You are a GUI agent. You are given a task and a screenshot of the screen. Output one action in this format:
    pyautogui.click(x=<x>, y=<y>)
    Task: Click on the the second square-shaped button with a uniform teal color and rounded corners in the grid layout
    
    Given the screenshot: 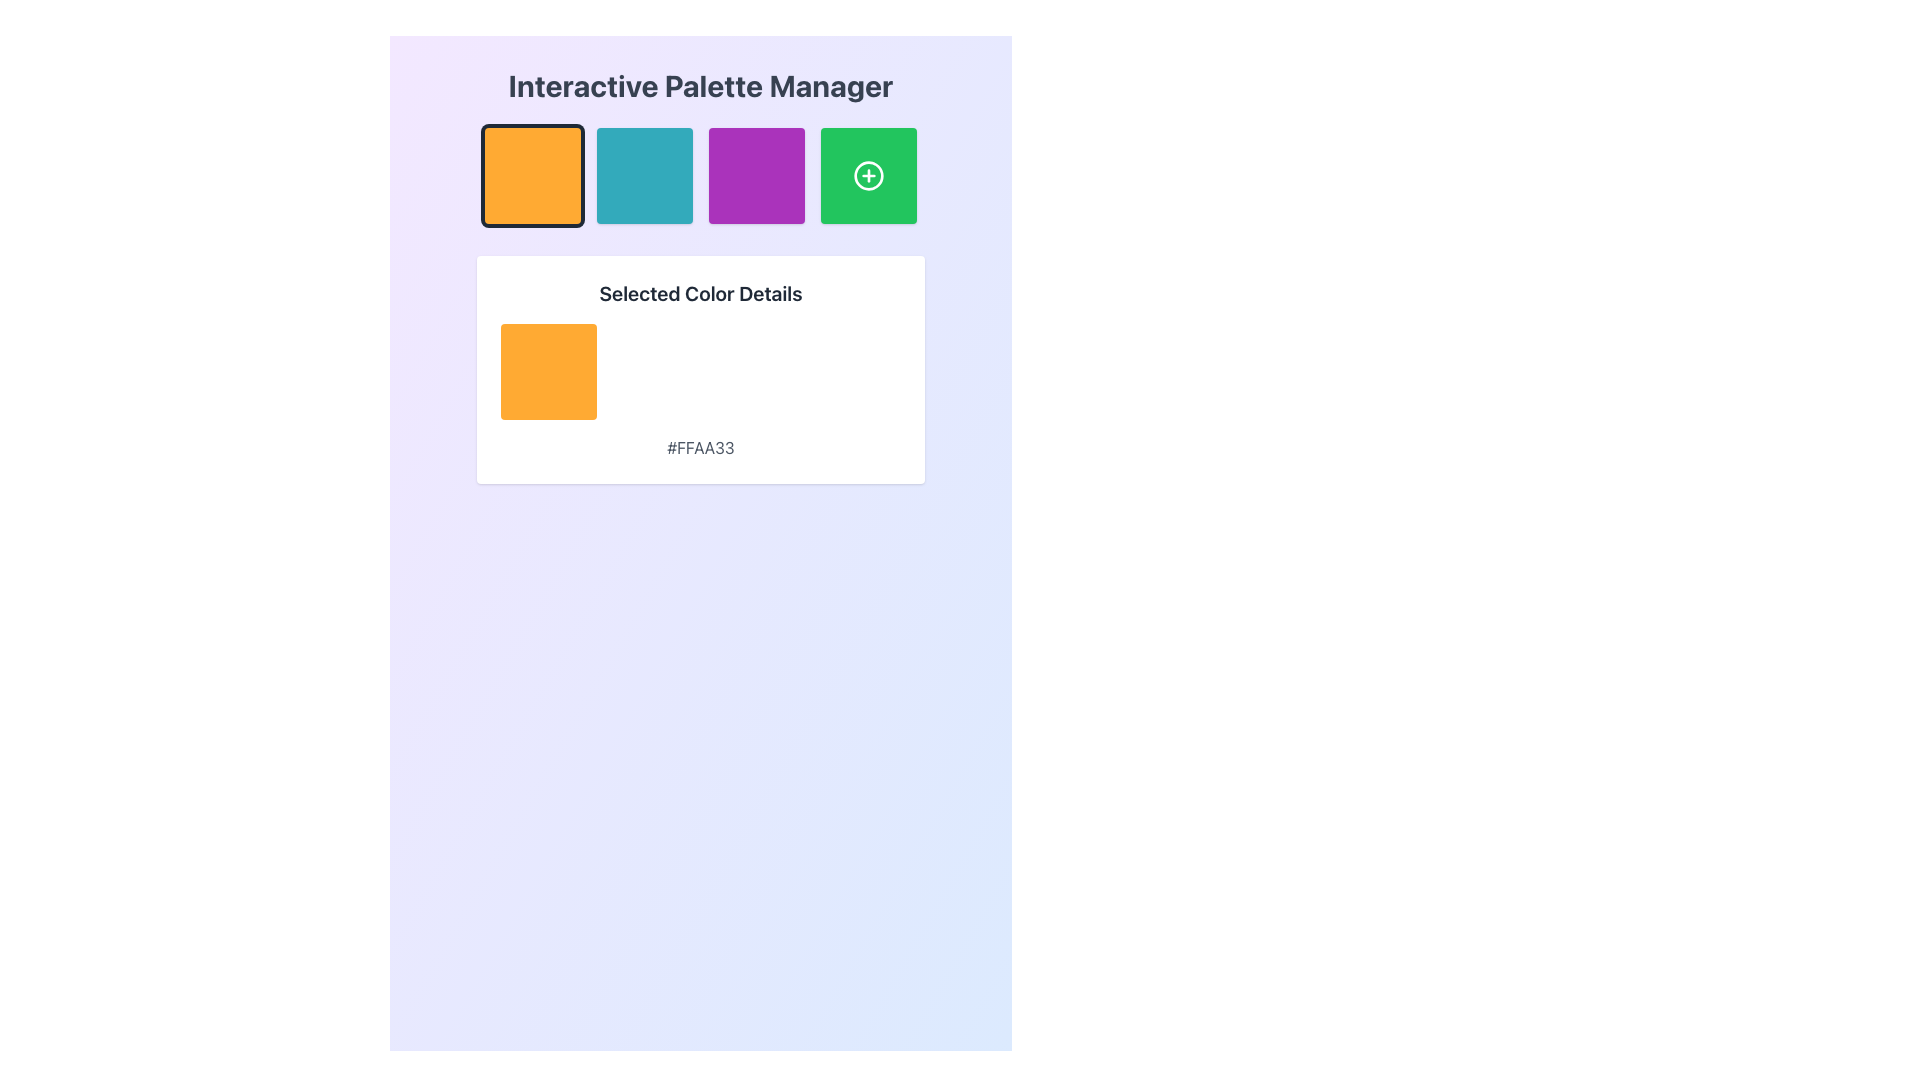 What is the action you would take?
    pyautogui.click(x=644, y=175)
    